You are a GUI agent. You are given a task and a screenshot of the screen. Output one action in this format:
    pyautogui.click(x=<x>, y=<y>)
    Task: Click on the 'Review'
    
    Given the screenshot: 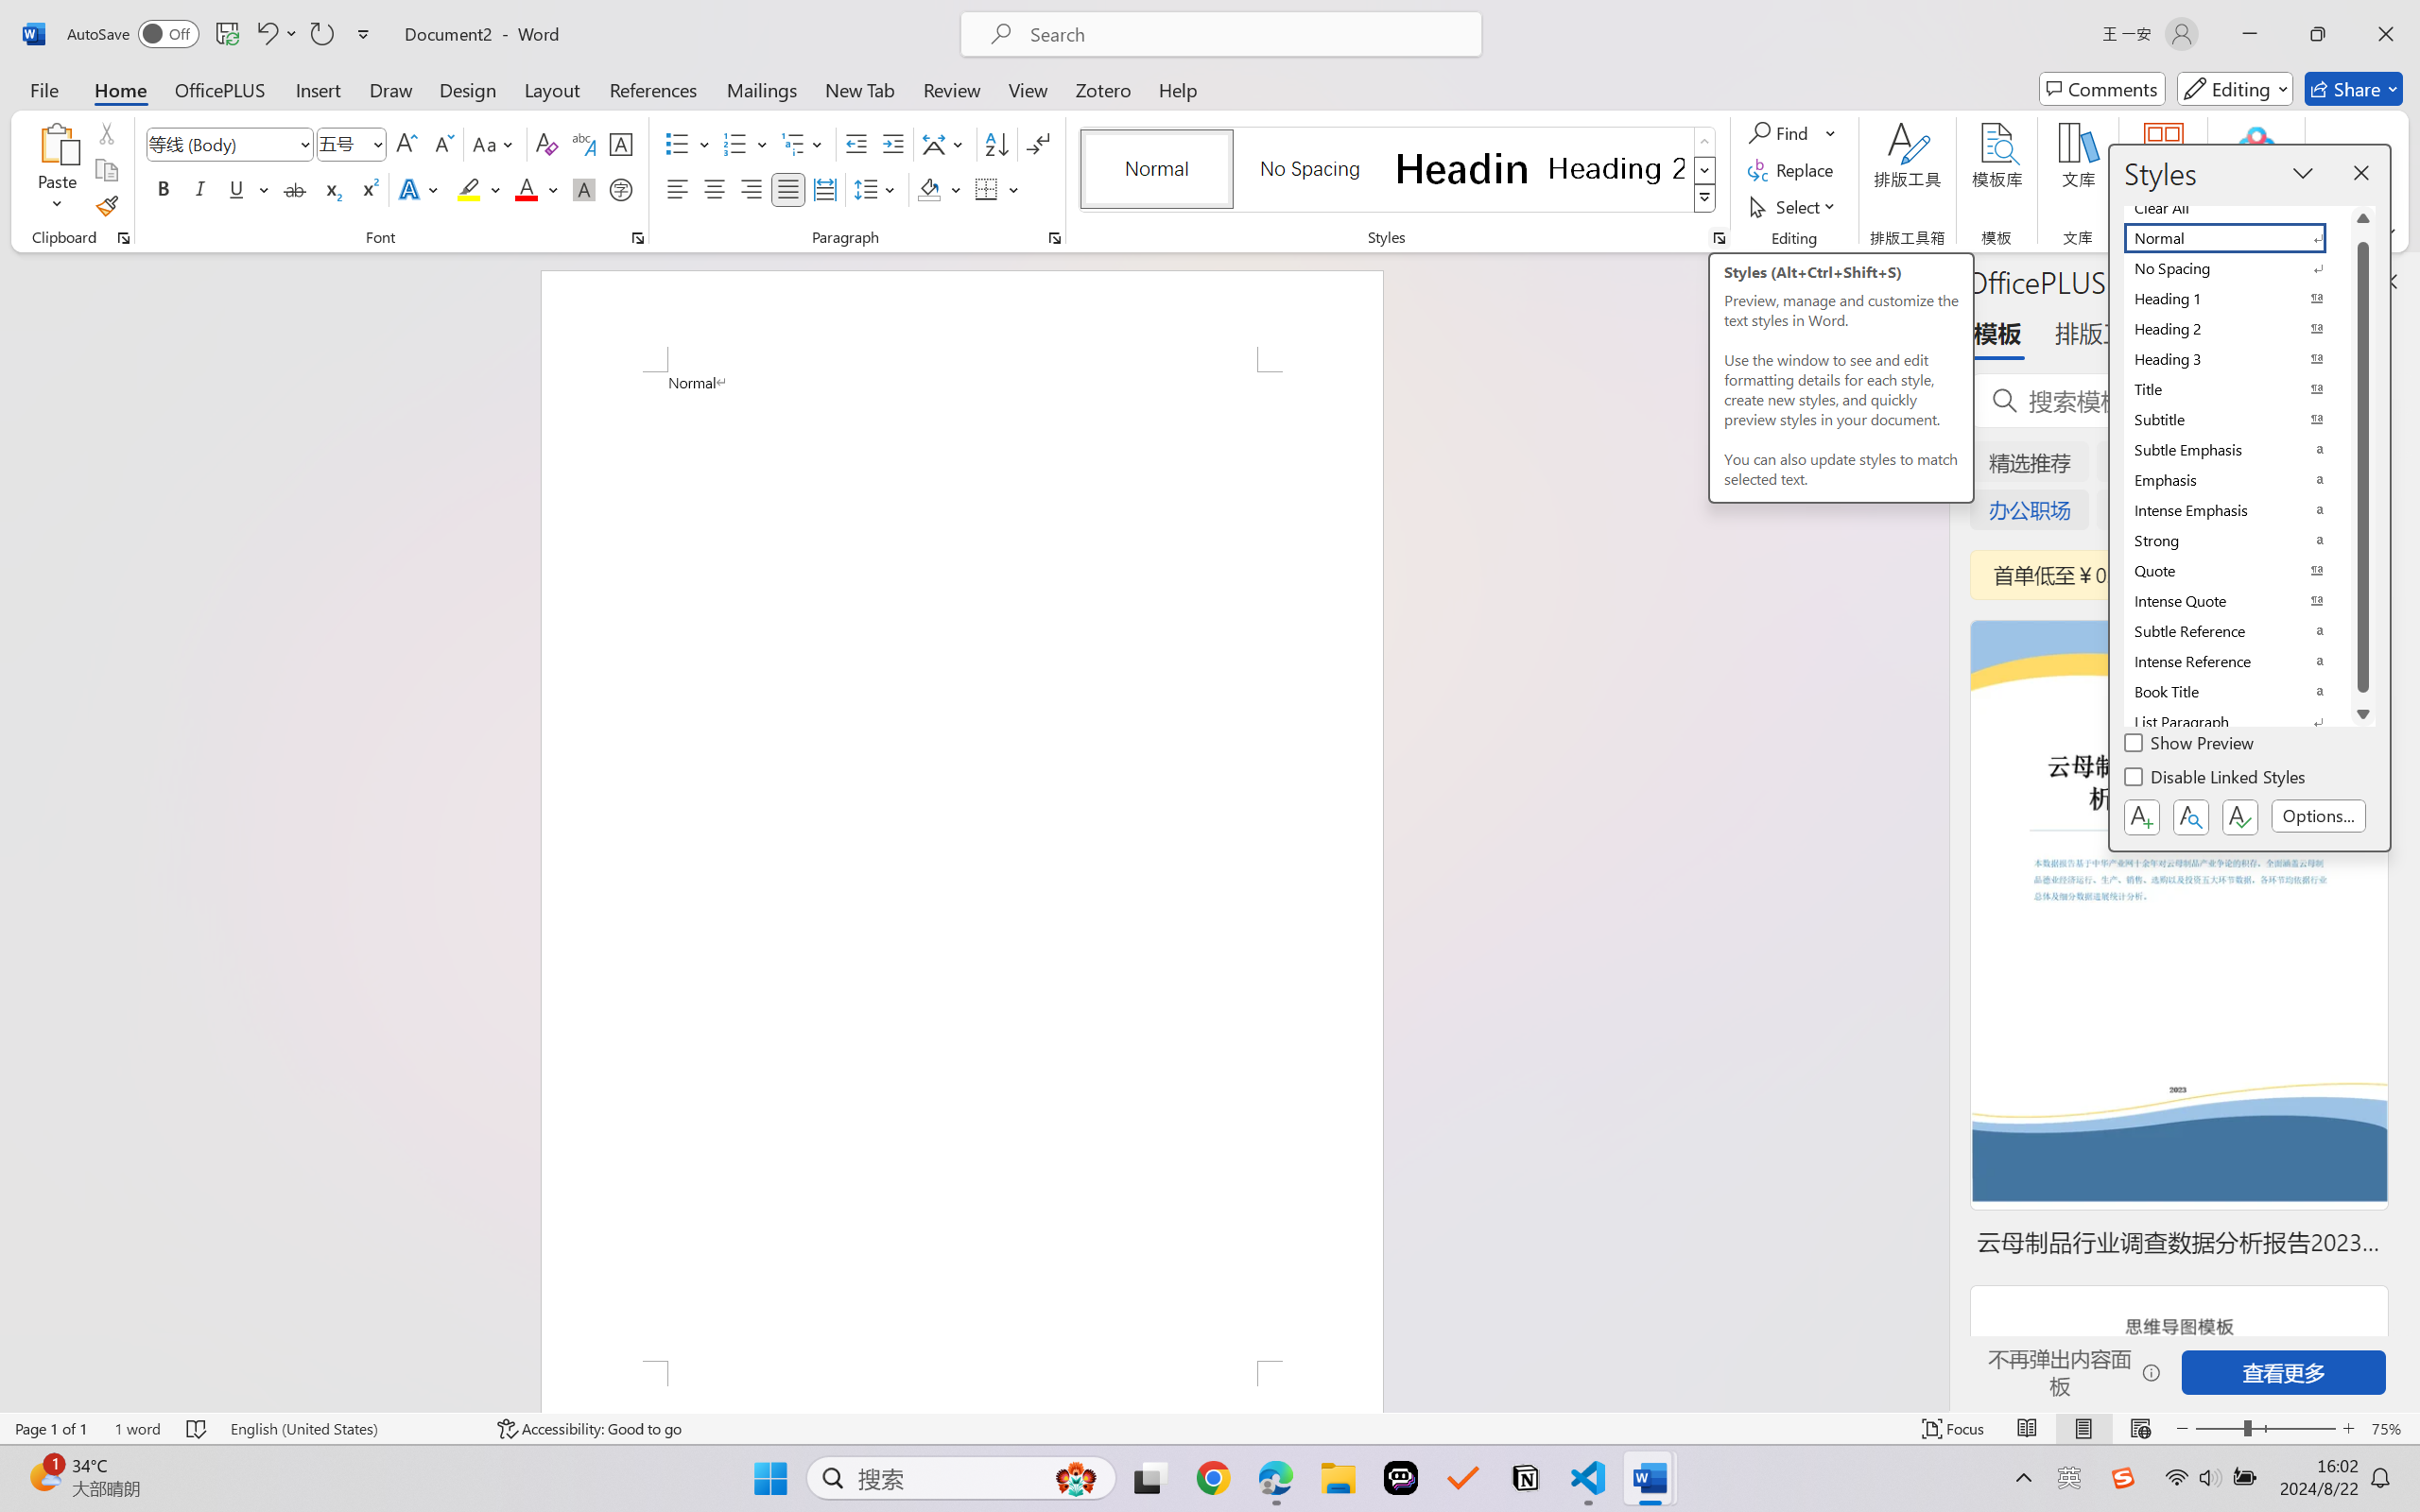 What is the action you would take?
    pyautogui.click(x=951, y=88)
    